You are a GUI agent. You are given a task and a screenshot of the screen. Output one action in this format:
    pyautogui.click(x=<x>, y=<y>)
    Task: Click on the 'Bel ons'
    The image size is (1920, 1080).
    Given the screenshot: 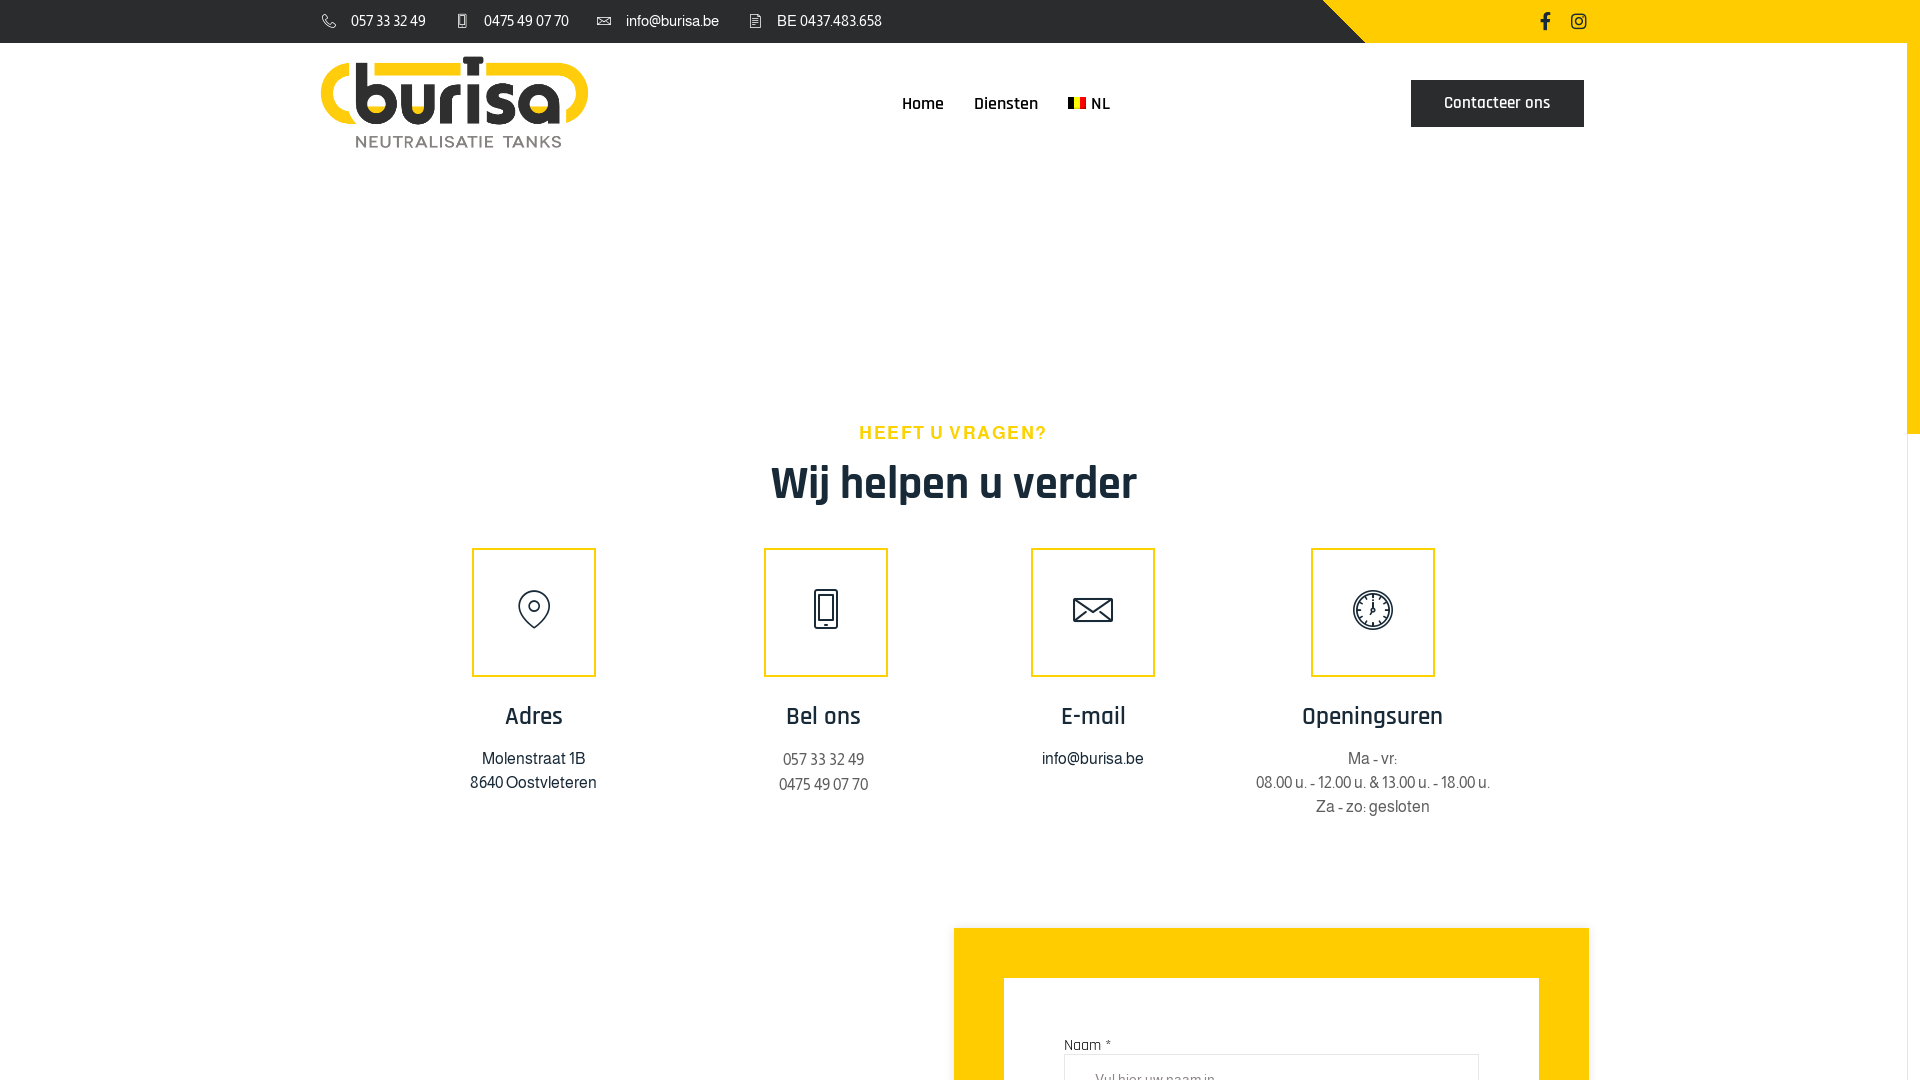 What is the action you would take?
    pyautogui.click(x=762, y=716)
    